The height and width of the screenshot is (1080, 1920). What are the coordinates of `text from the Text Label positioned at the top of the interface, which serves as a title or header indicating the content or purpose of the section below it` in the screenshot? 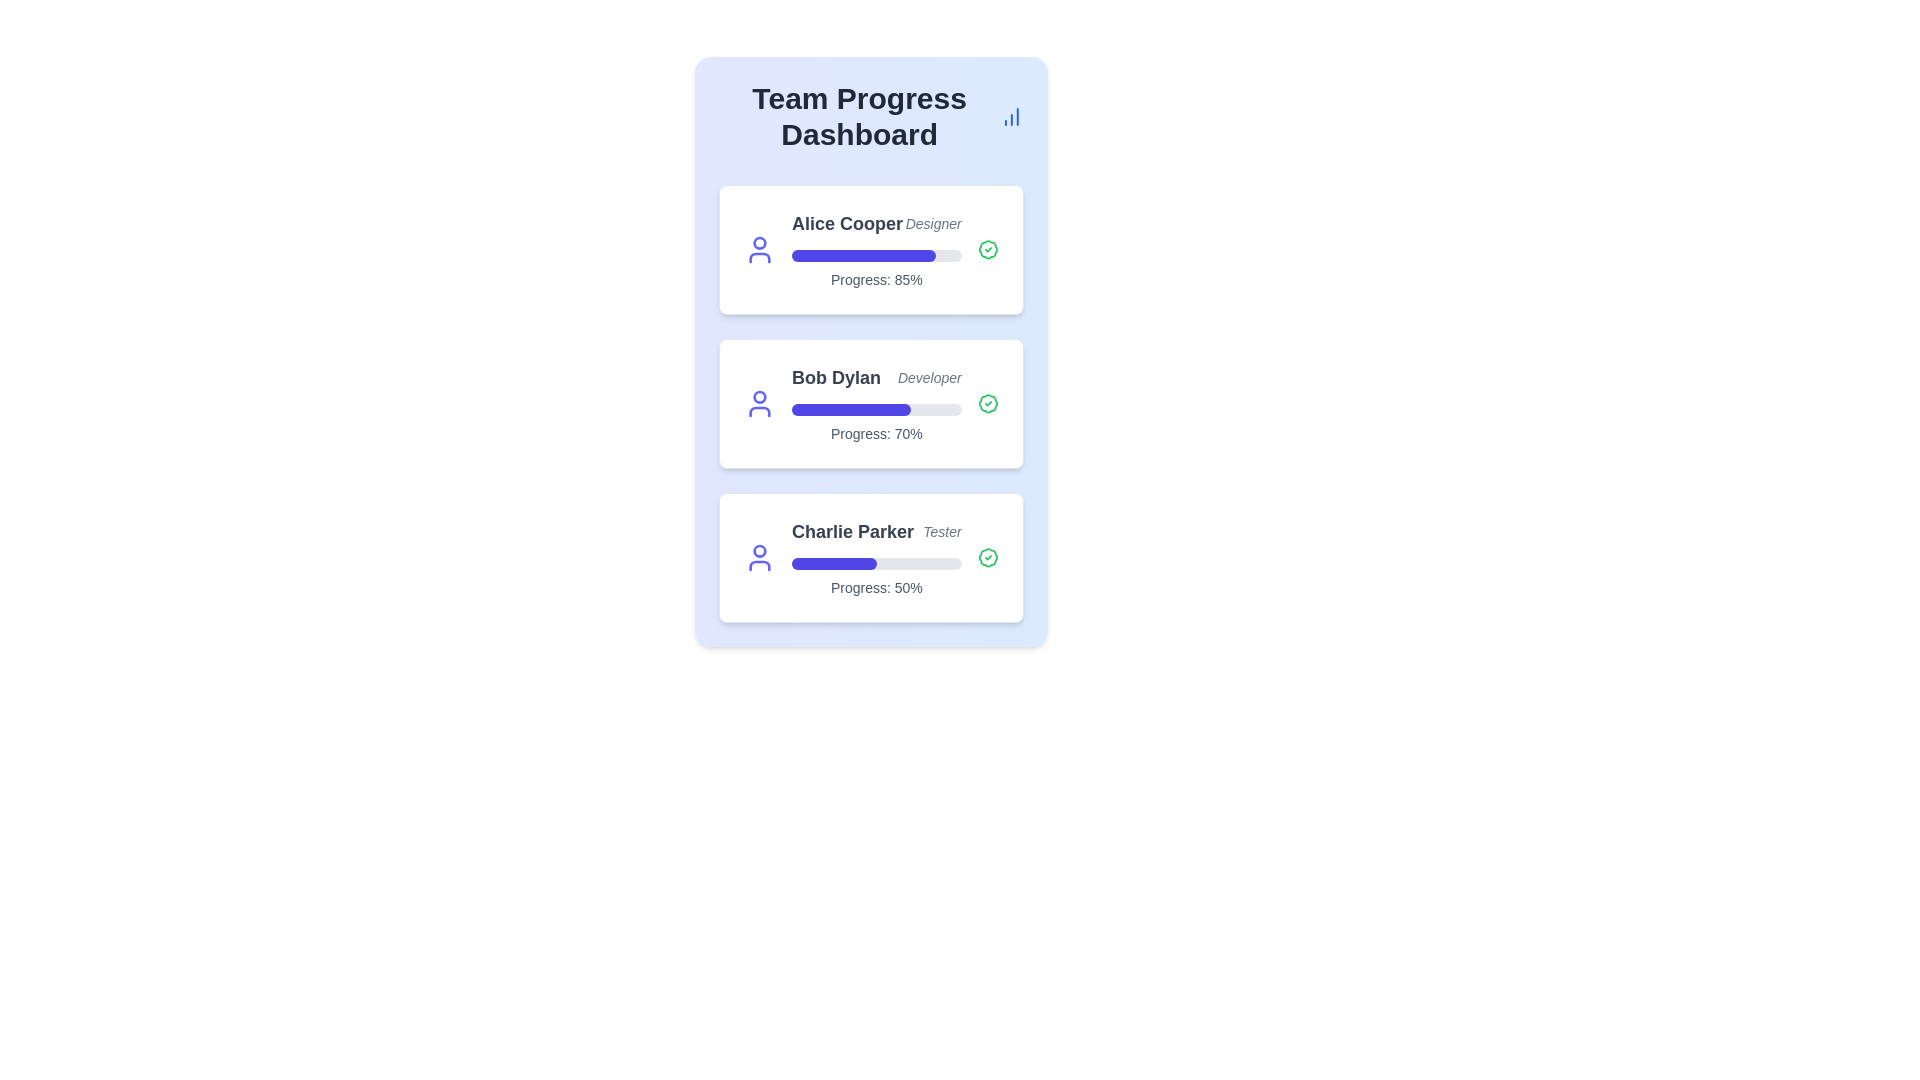 It's located at (859, 116).